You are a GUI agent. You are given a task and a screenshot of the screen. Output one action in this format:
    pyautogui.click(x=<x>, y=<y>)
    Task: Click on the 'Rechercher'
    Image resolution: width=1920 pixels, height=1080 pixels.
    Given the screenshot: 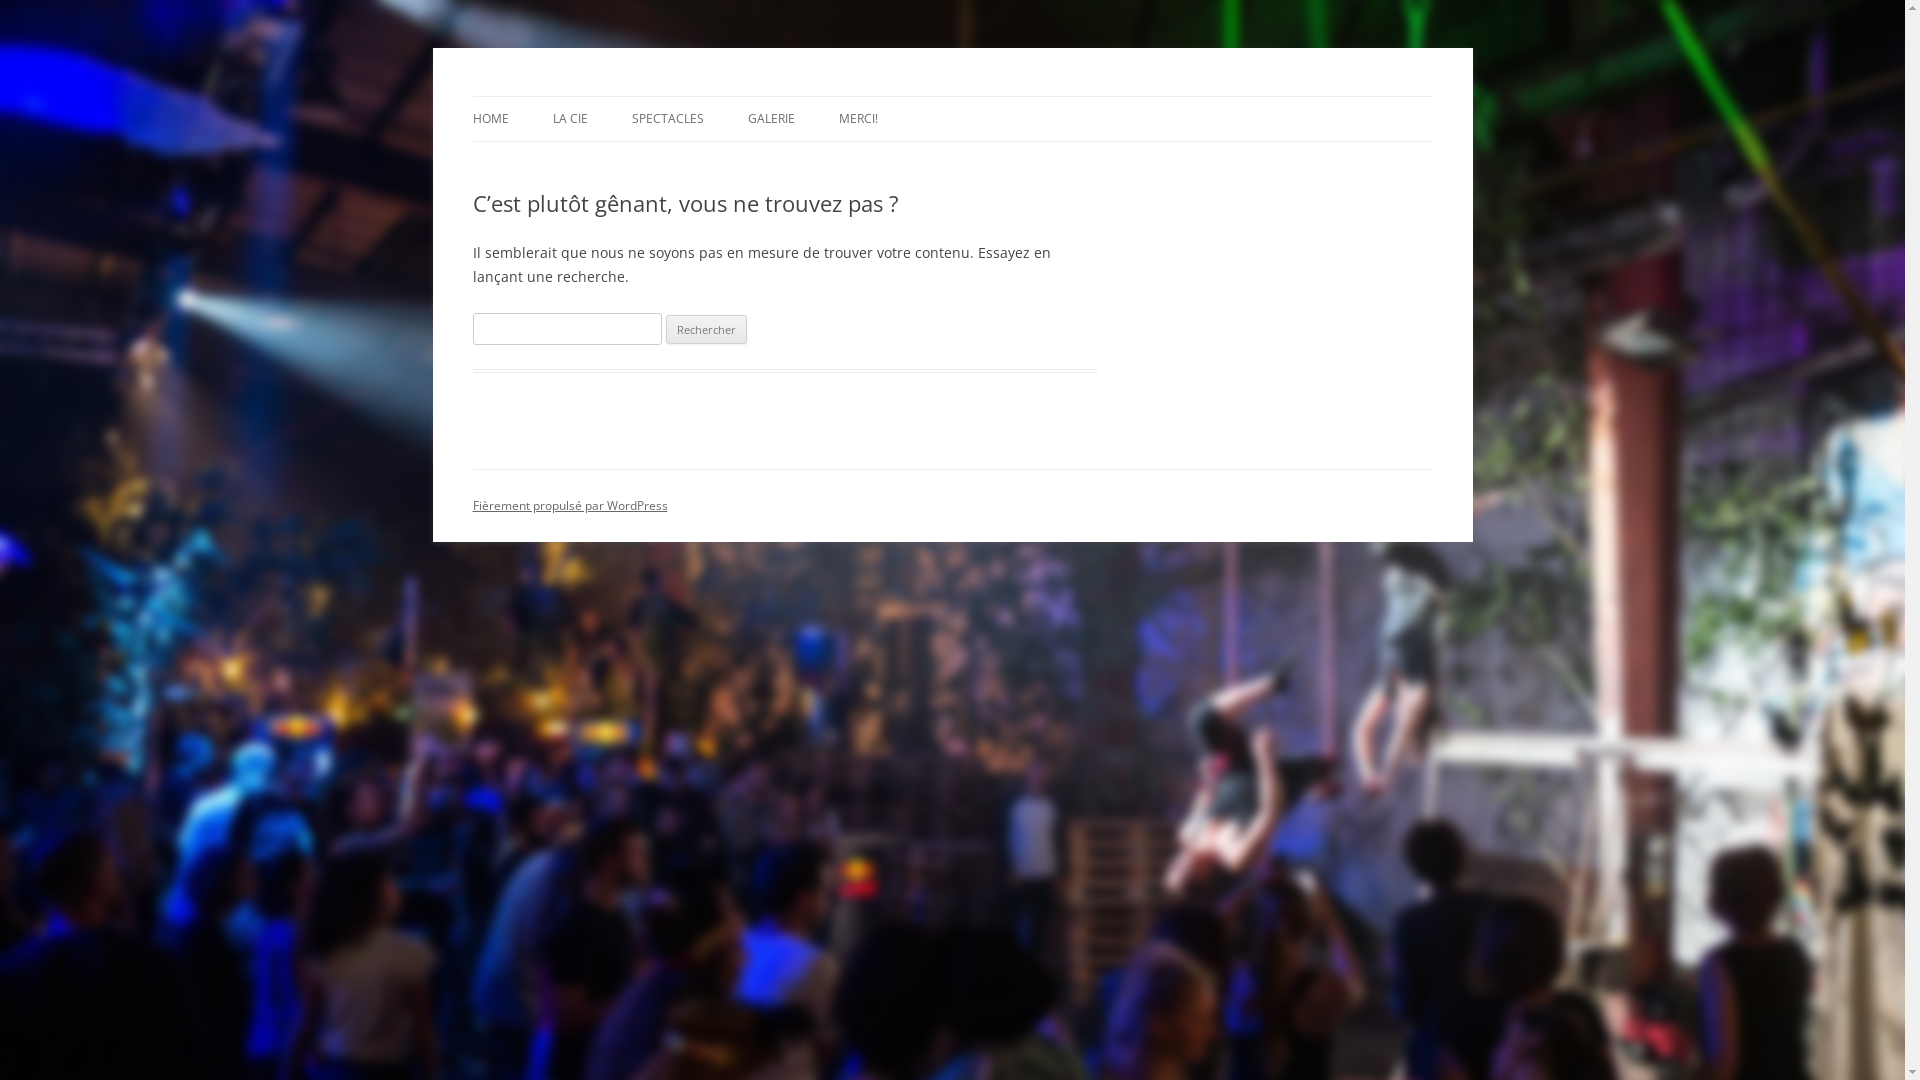 What is the action you would take?
    pyautogui.click(x=706, y=329)
    